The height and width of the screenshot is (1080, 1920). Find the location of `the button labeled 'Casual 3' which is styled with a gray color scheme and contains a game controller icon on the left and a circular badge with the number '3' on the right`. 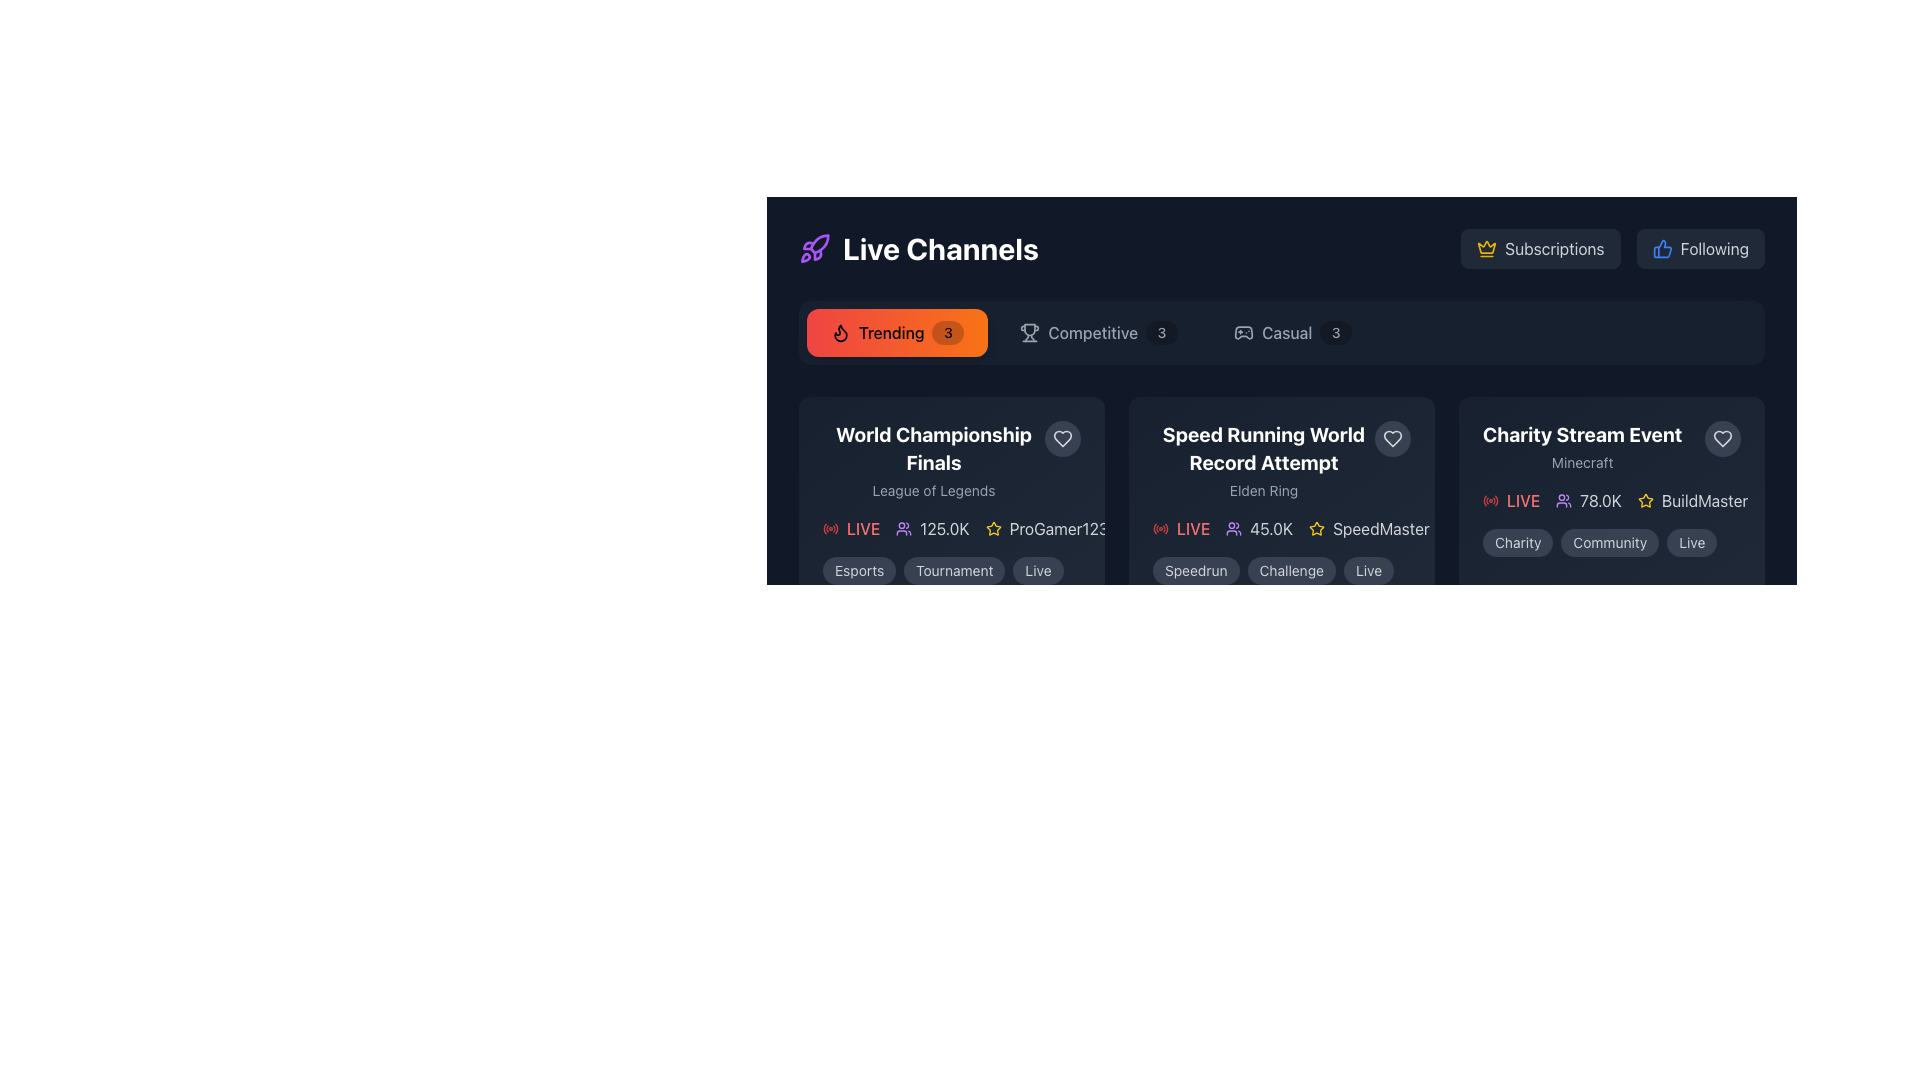

the button labeled 'Casual 3' which is styled with a gray color scheme and contains a game controller icon on the left and a circular badge with the number '3' on the right is located at coordinates (1293, 331).